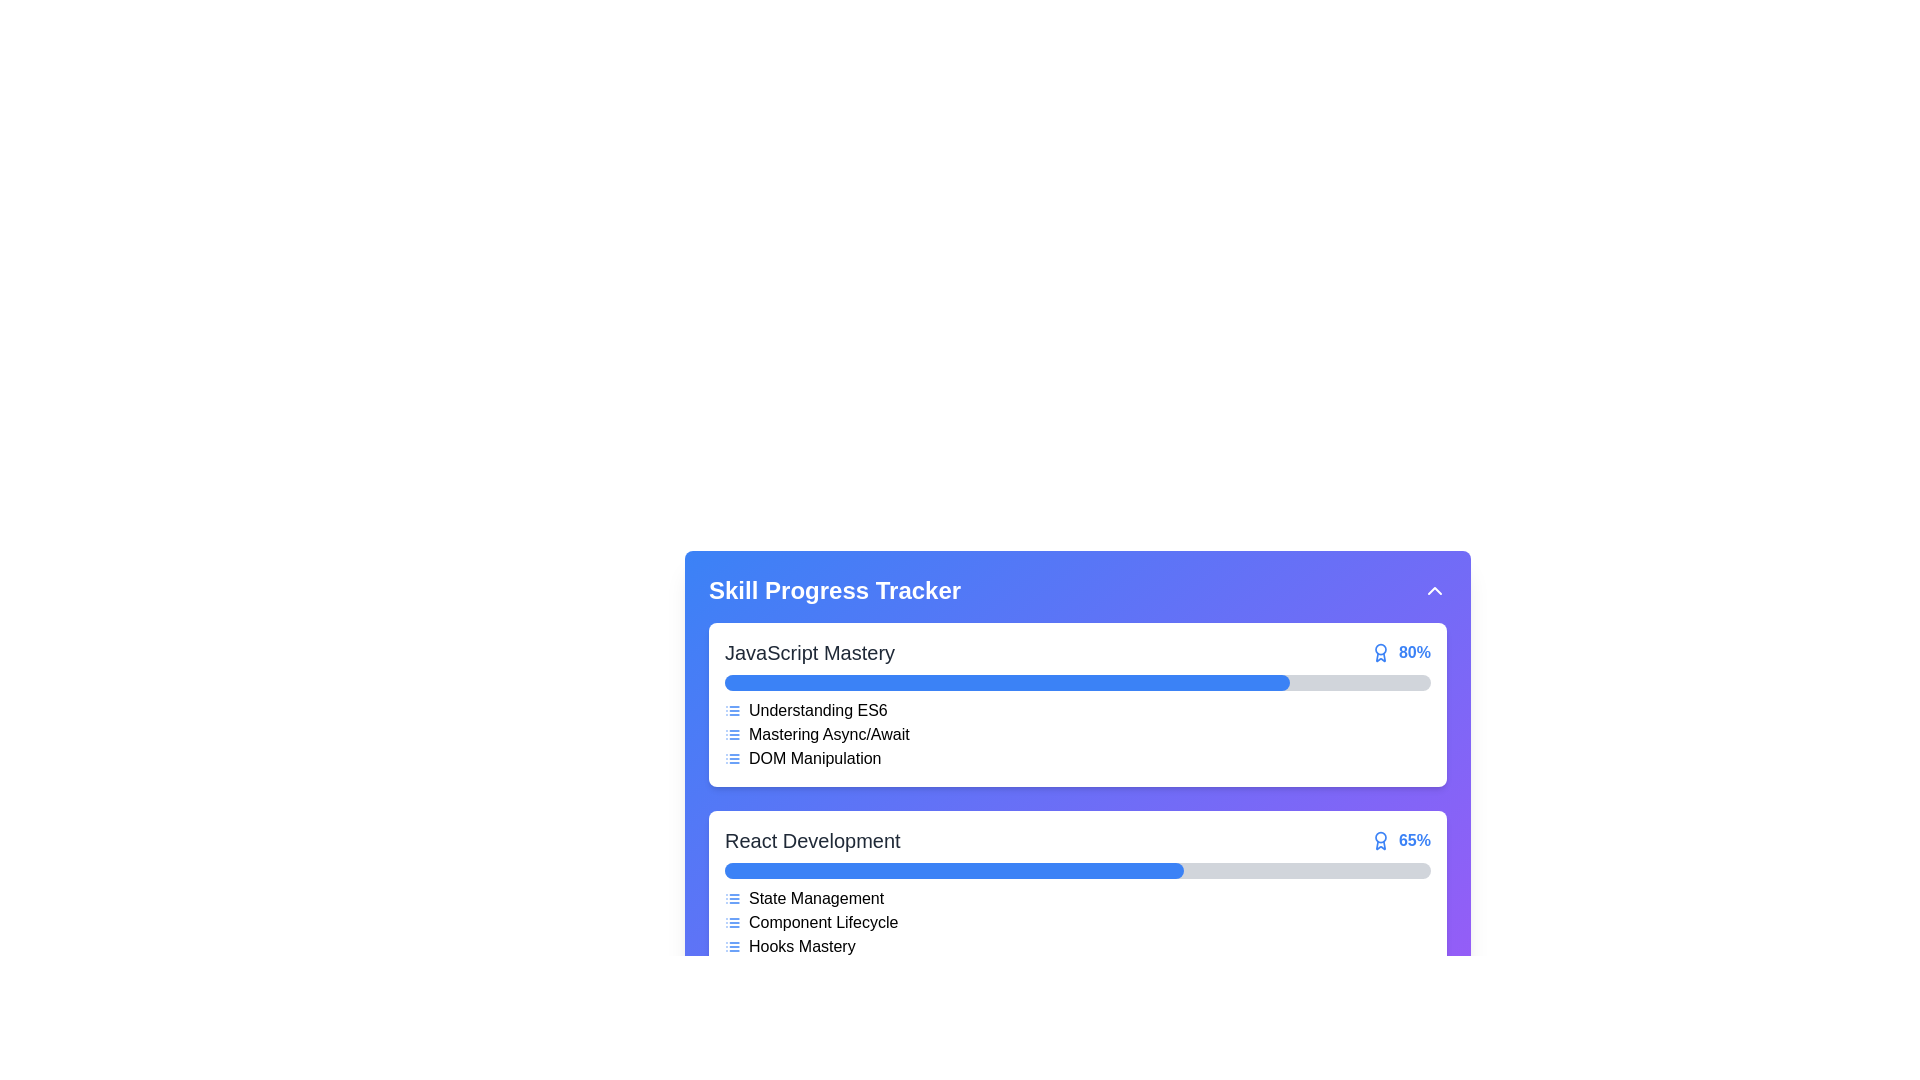 This screenshot has height=1080, width=1920. Describe the element at coordinates (1400, 840) in the screenshot. I see `the label displaying '65%' in bold blue font, which is accompanied by an award icon, located at the right end of the 'React Development' progress tracker section` at that location.